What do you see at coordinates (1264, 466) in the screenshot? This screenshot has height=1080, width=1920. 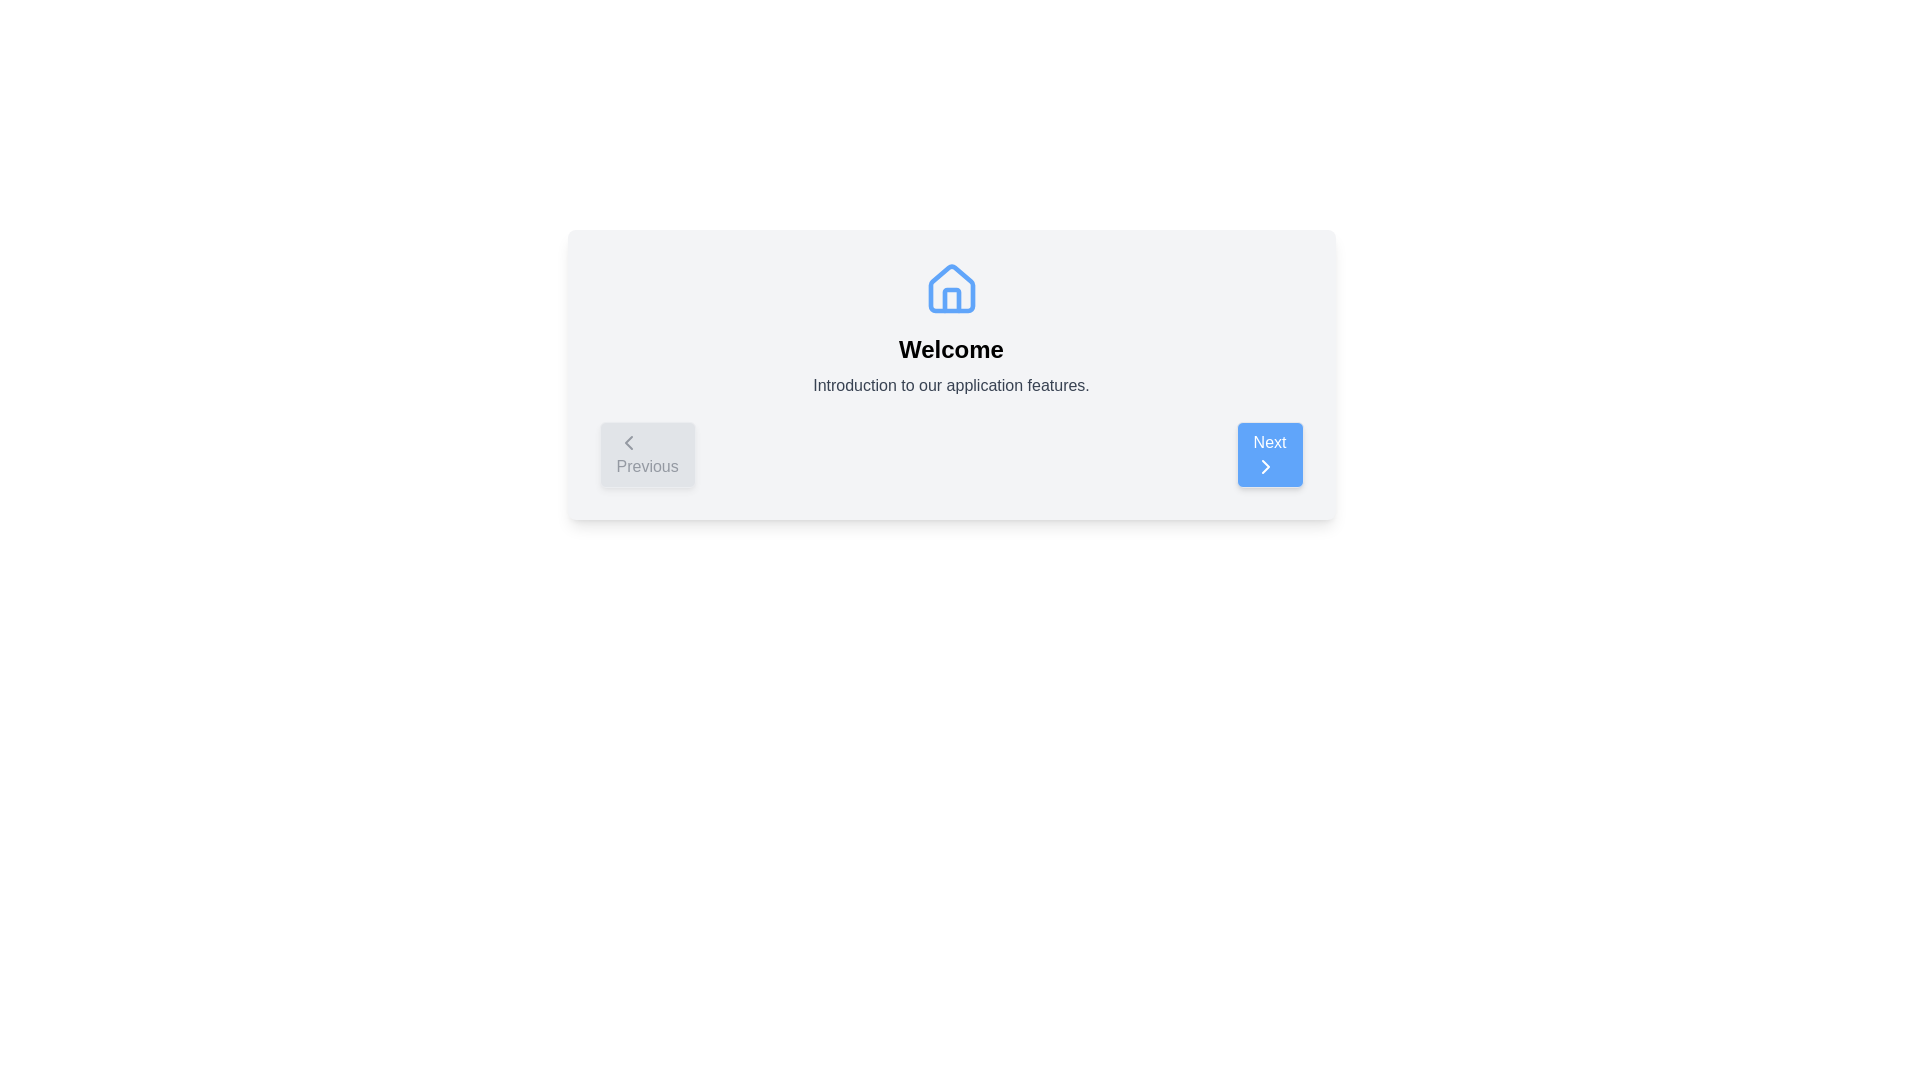 I see `the 'Next' button which contains a triangular right arrow icon` at bounding box center [1264, 466].